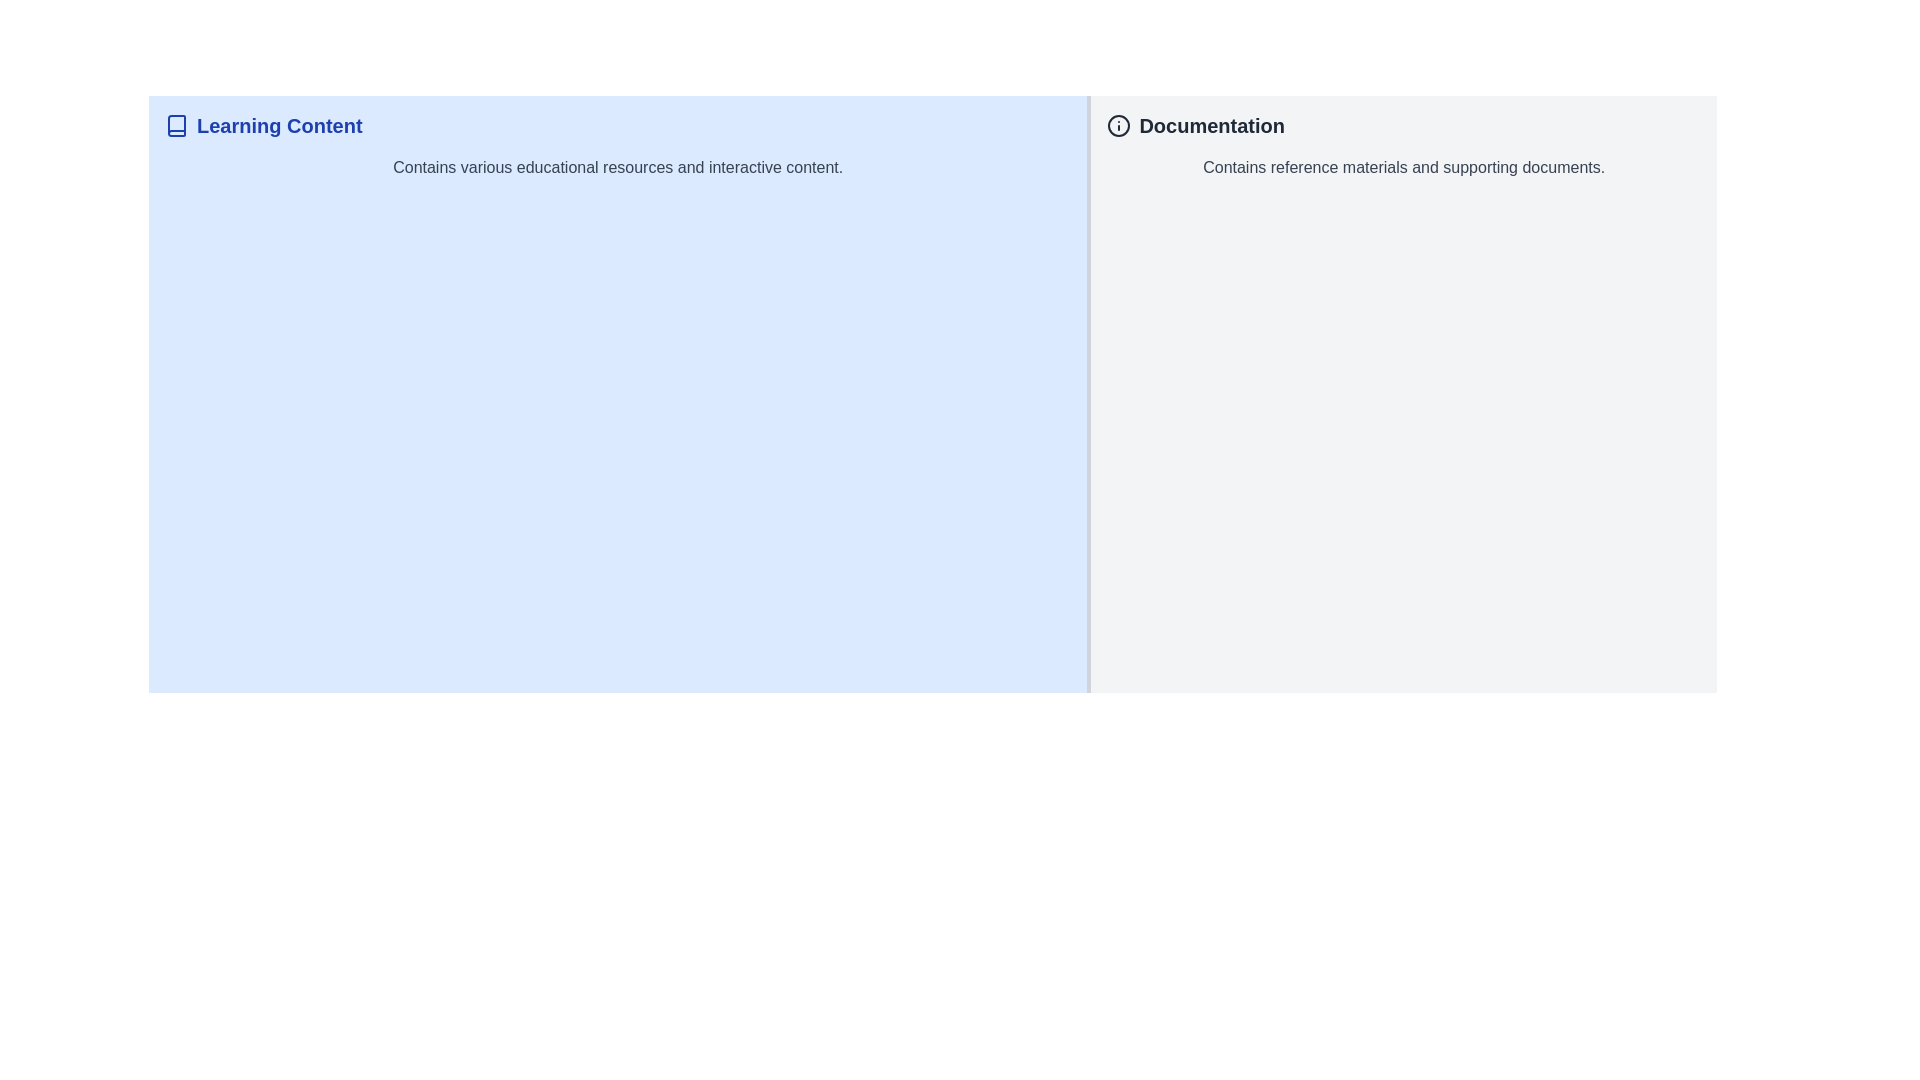 The height and width of the screenshot is (1080, 1920). Describe the element at coordinates (177, 126) in the screenshot. I see `the book icon with a blue stroke outline located to the left of the 'Learning Content' text in the header area` at that location.